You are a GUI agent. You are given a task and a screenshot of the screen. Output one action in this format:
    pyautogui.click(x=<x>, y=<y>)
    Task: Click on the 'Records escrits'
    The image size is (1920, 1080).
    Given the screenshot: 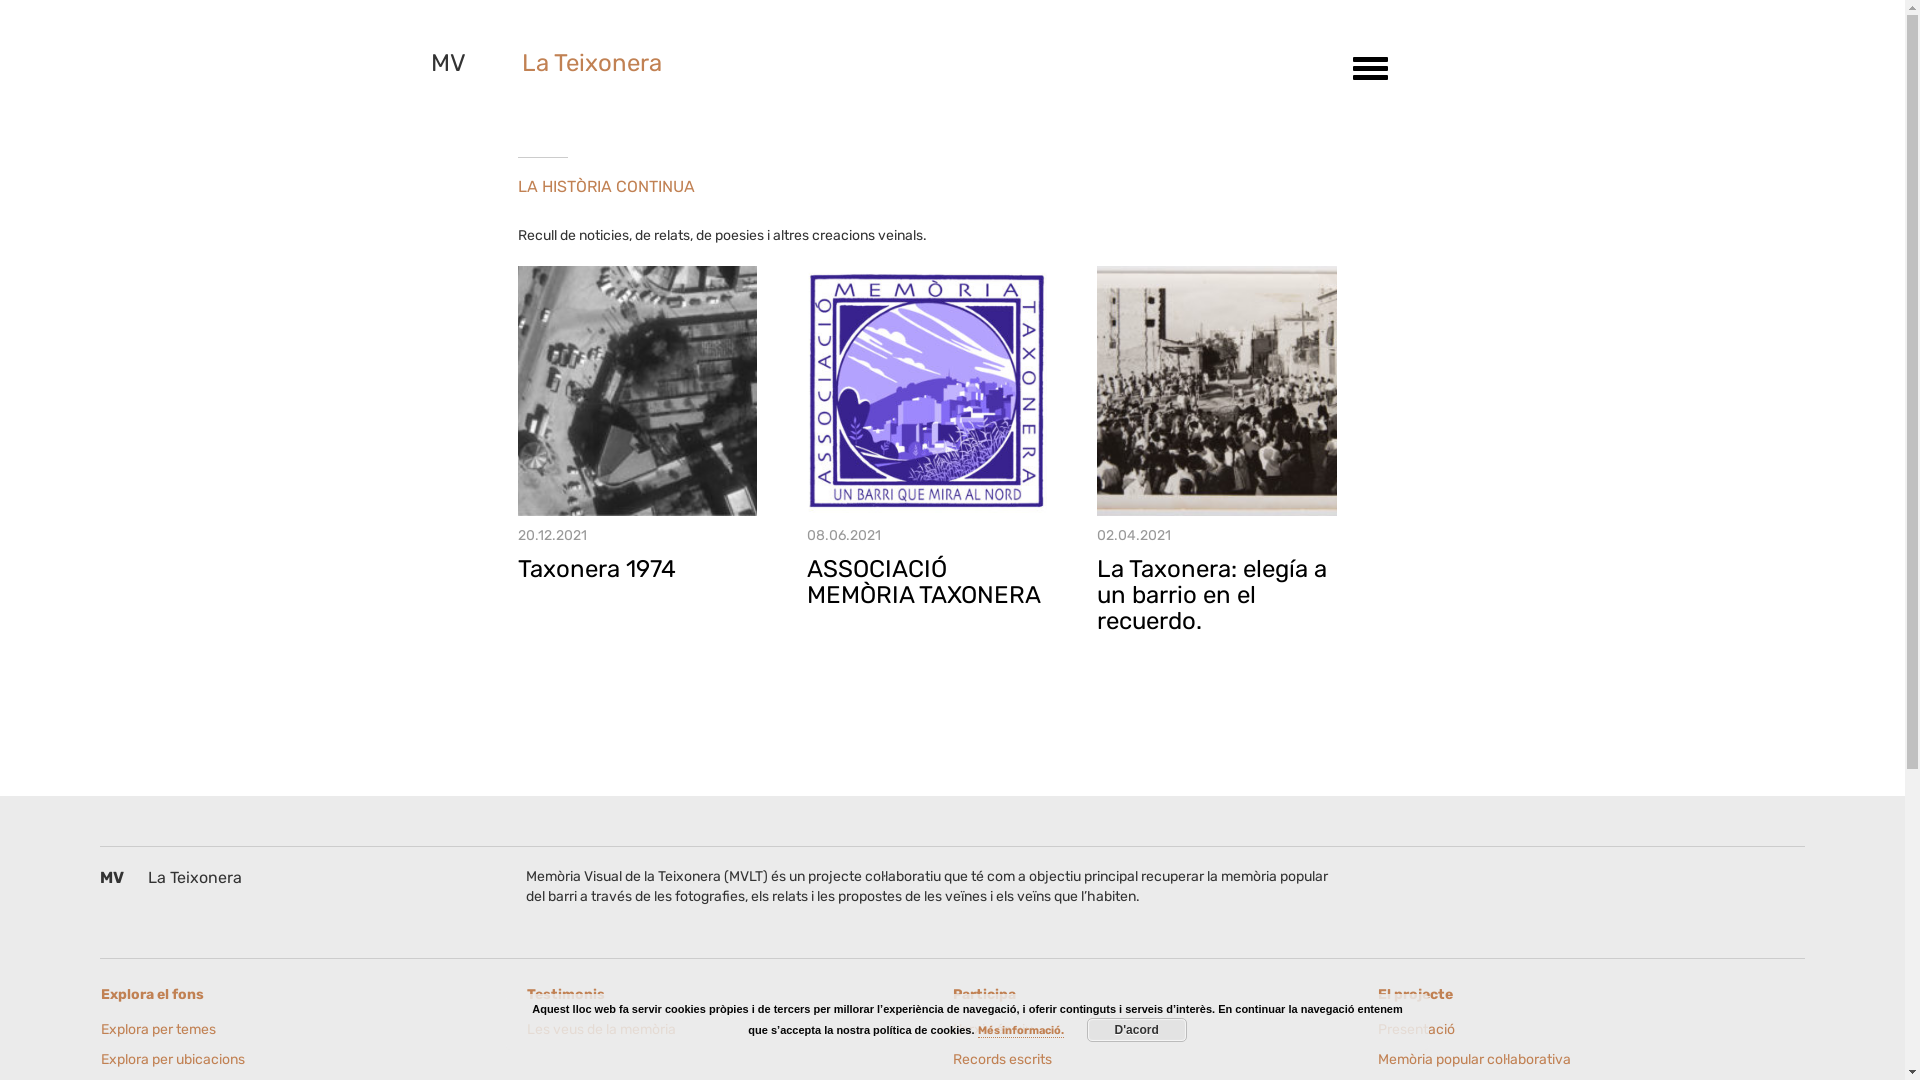 What is the action you would take?
    pyautogui.click(x=1032, y=1059)
    